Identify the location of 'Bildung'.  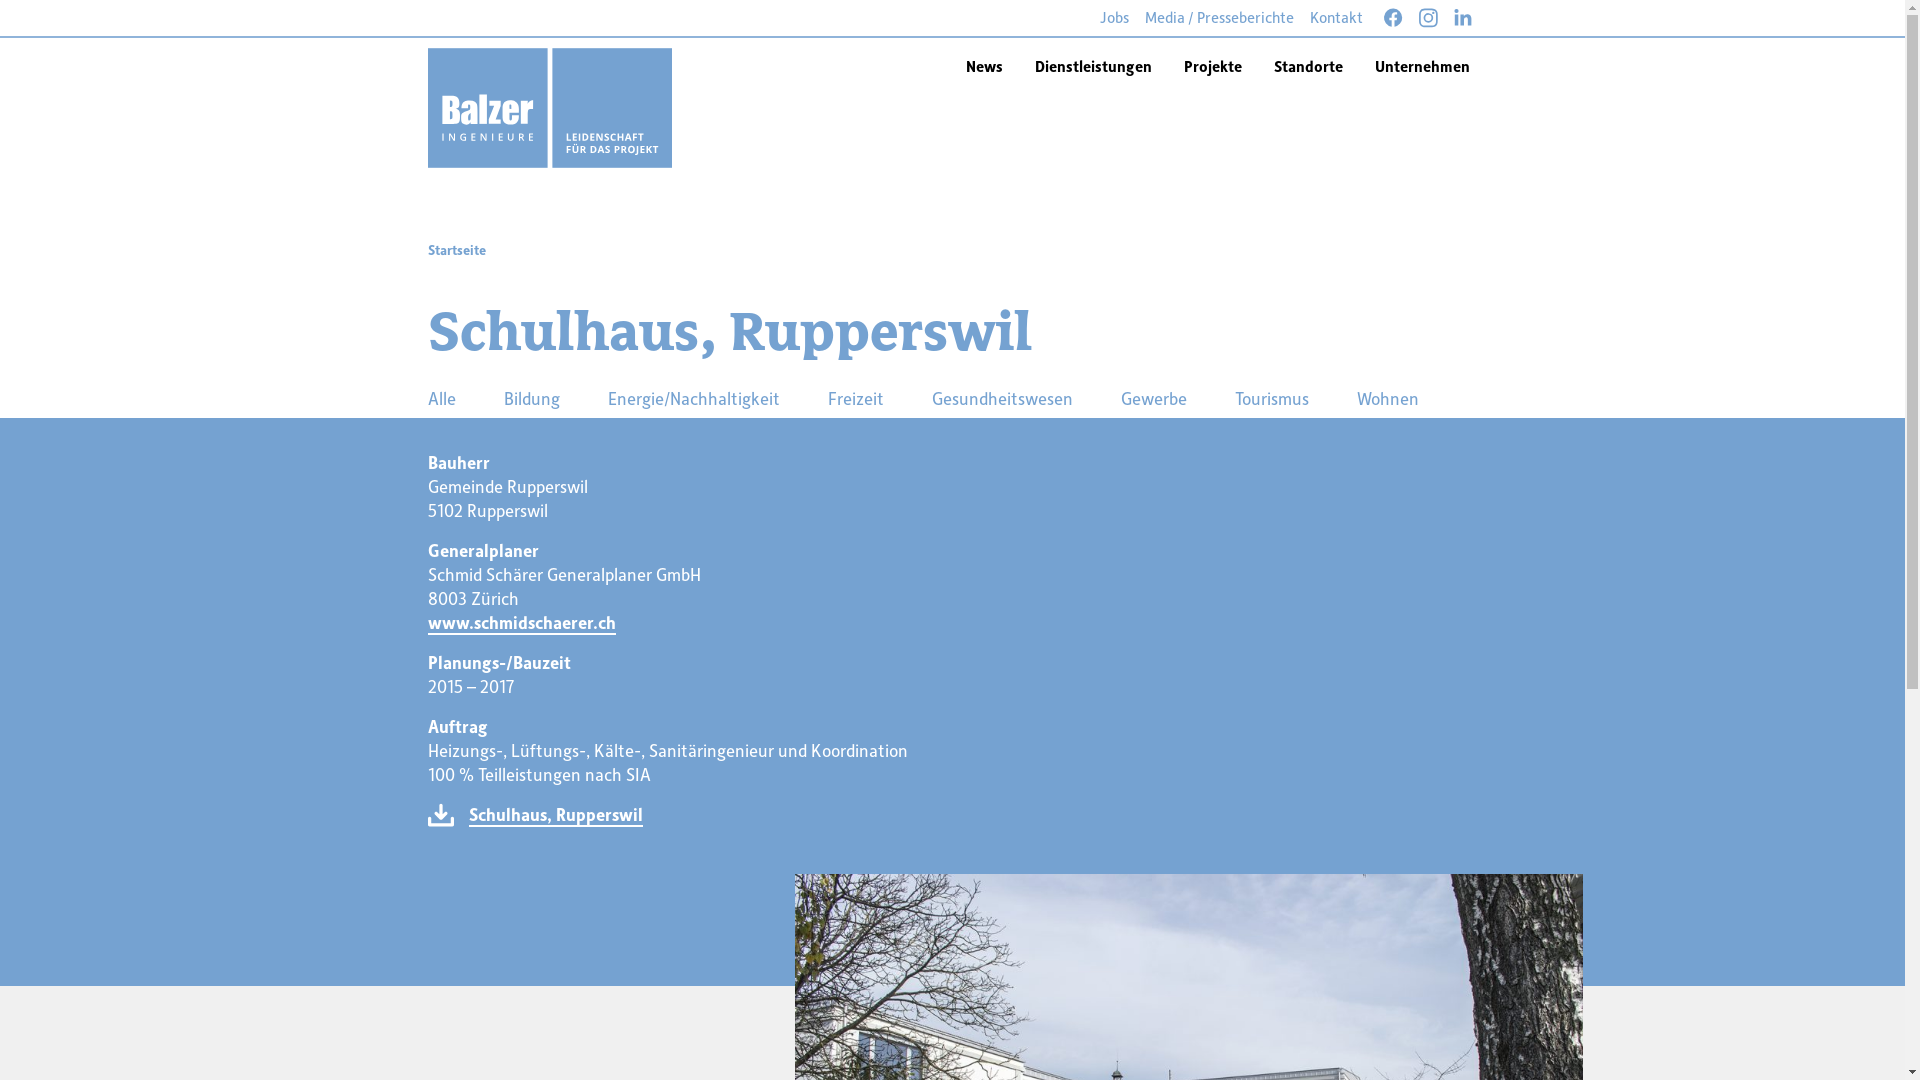
(532, 397).